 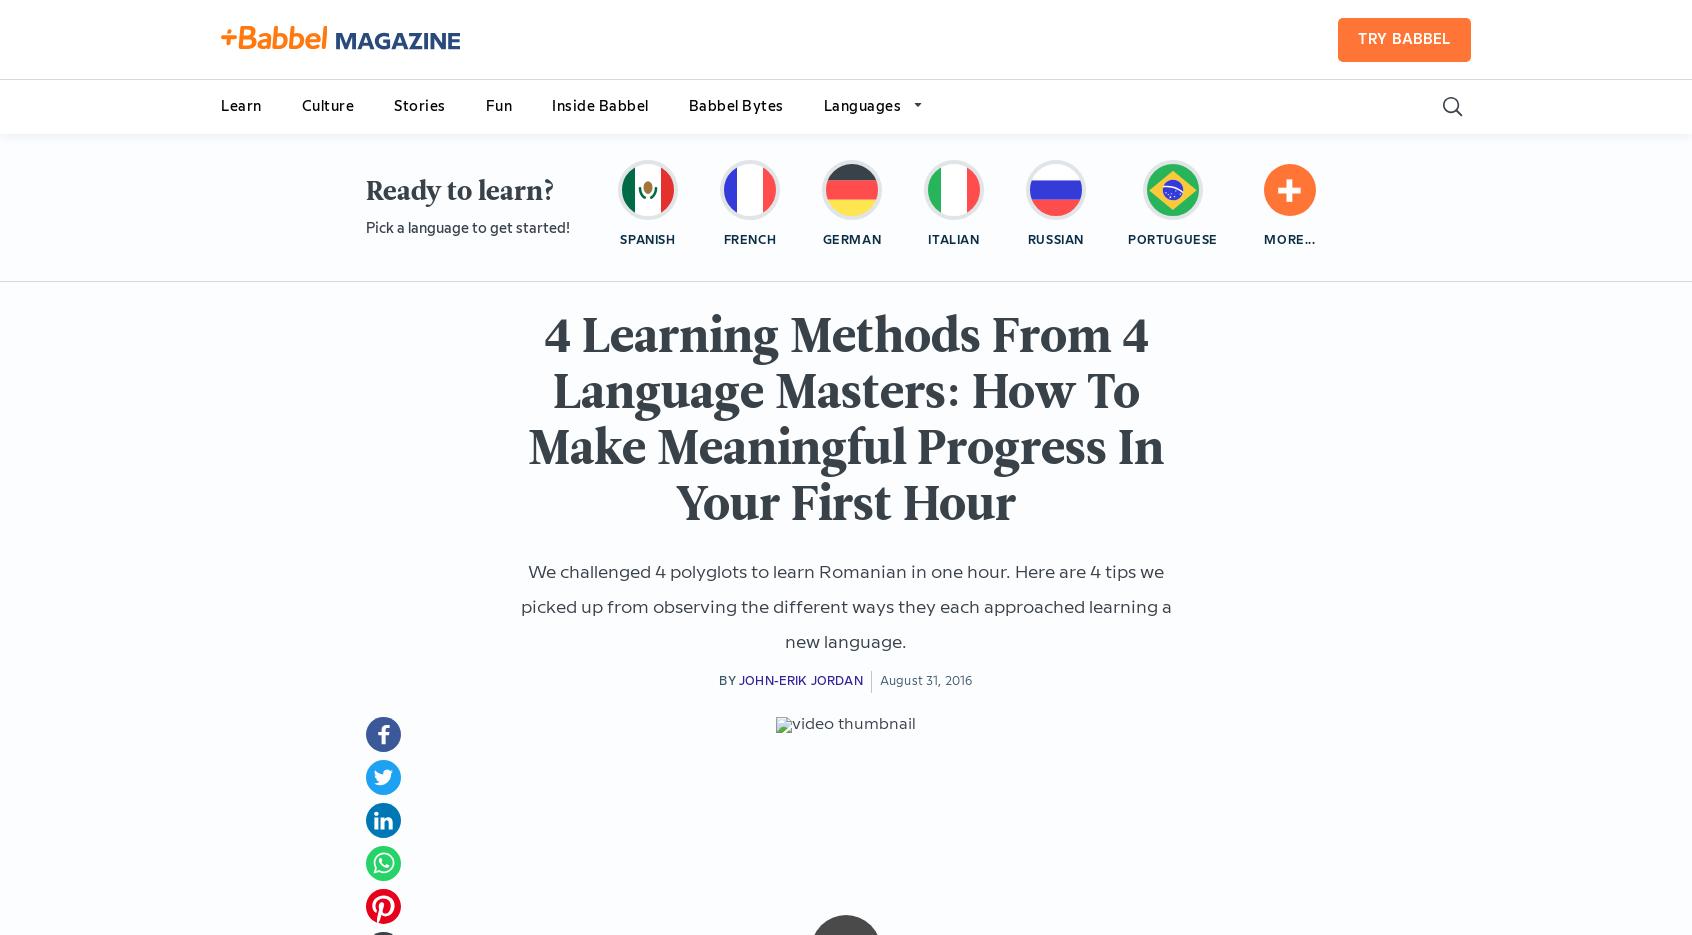 What do you see at coordinates (419, 105) in the screenshot?
I see `'Stories'` at bounding box center [419, 105].